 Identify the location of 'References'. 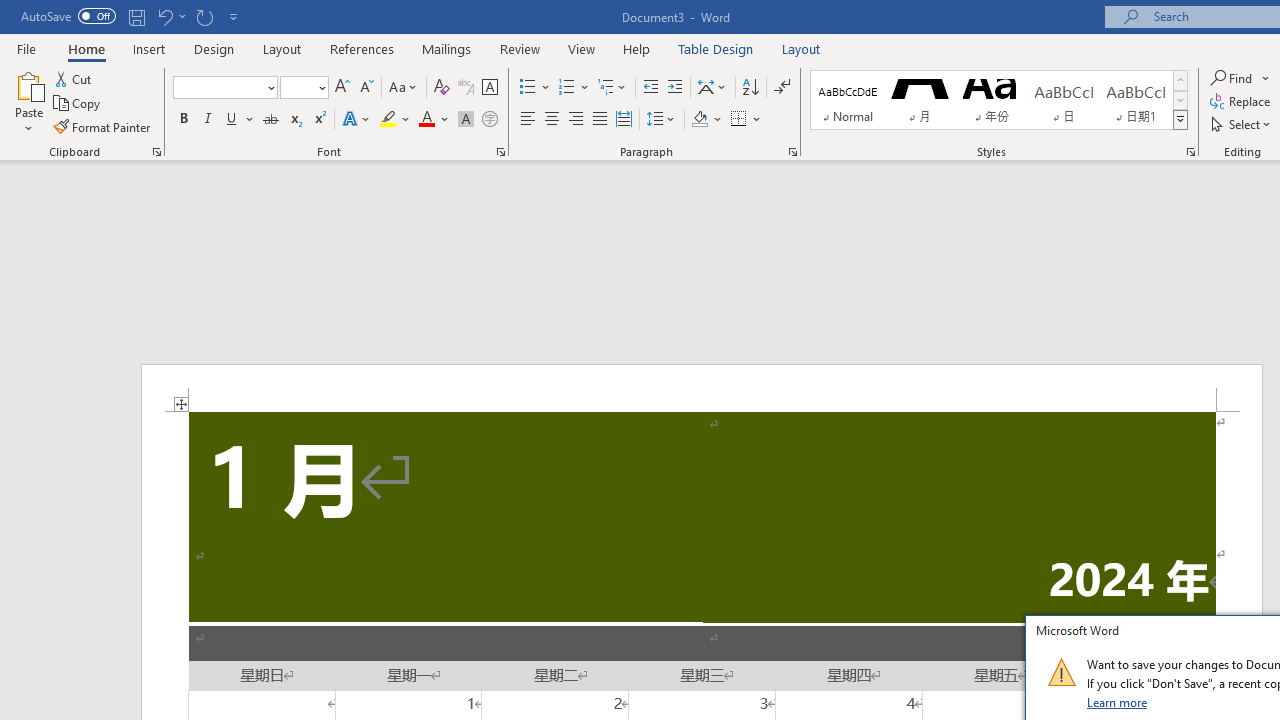
(362, 48).